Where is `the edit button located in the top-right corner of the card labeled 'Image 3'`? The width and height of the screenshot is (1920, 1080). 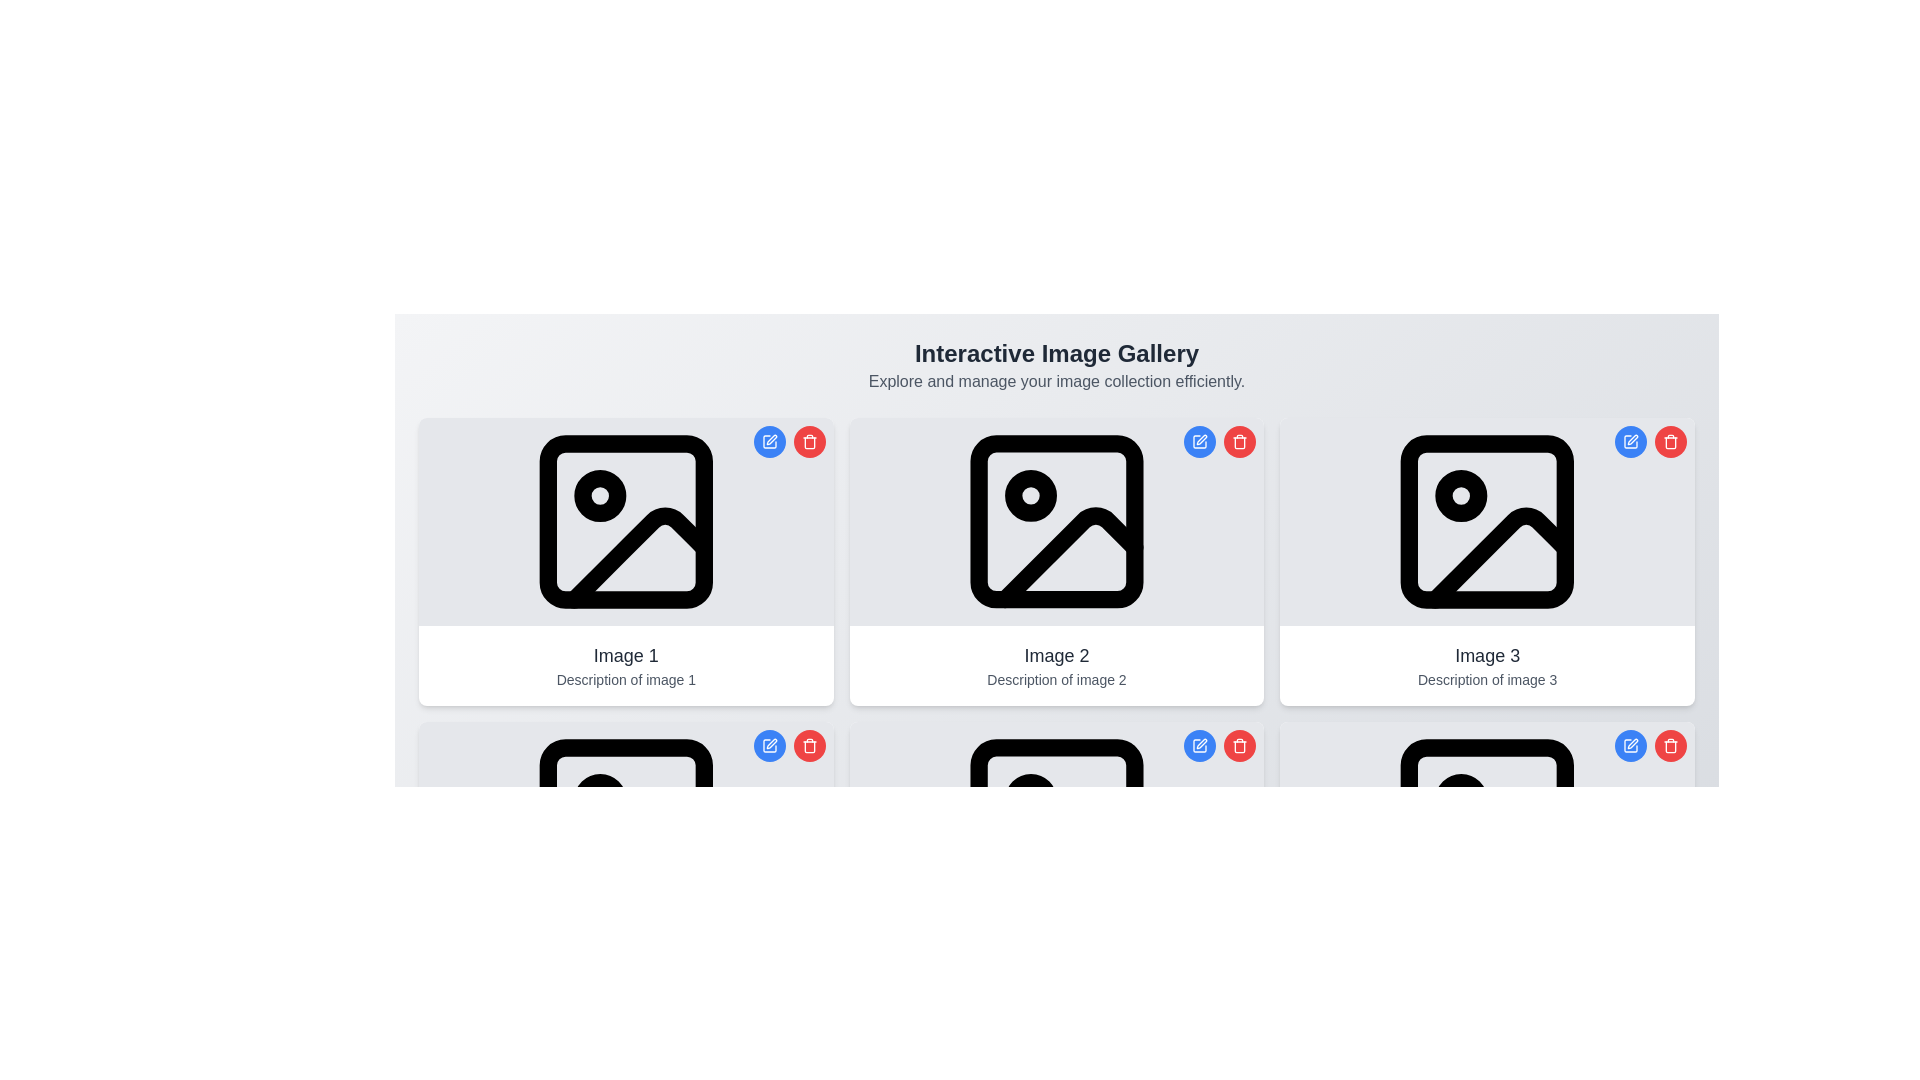 the edit button located in the top-right corner of the card labeled 'Image 3' is located at coordinates (1631, 441).